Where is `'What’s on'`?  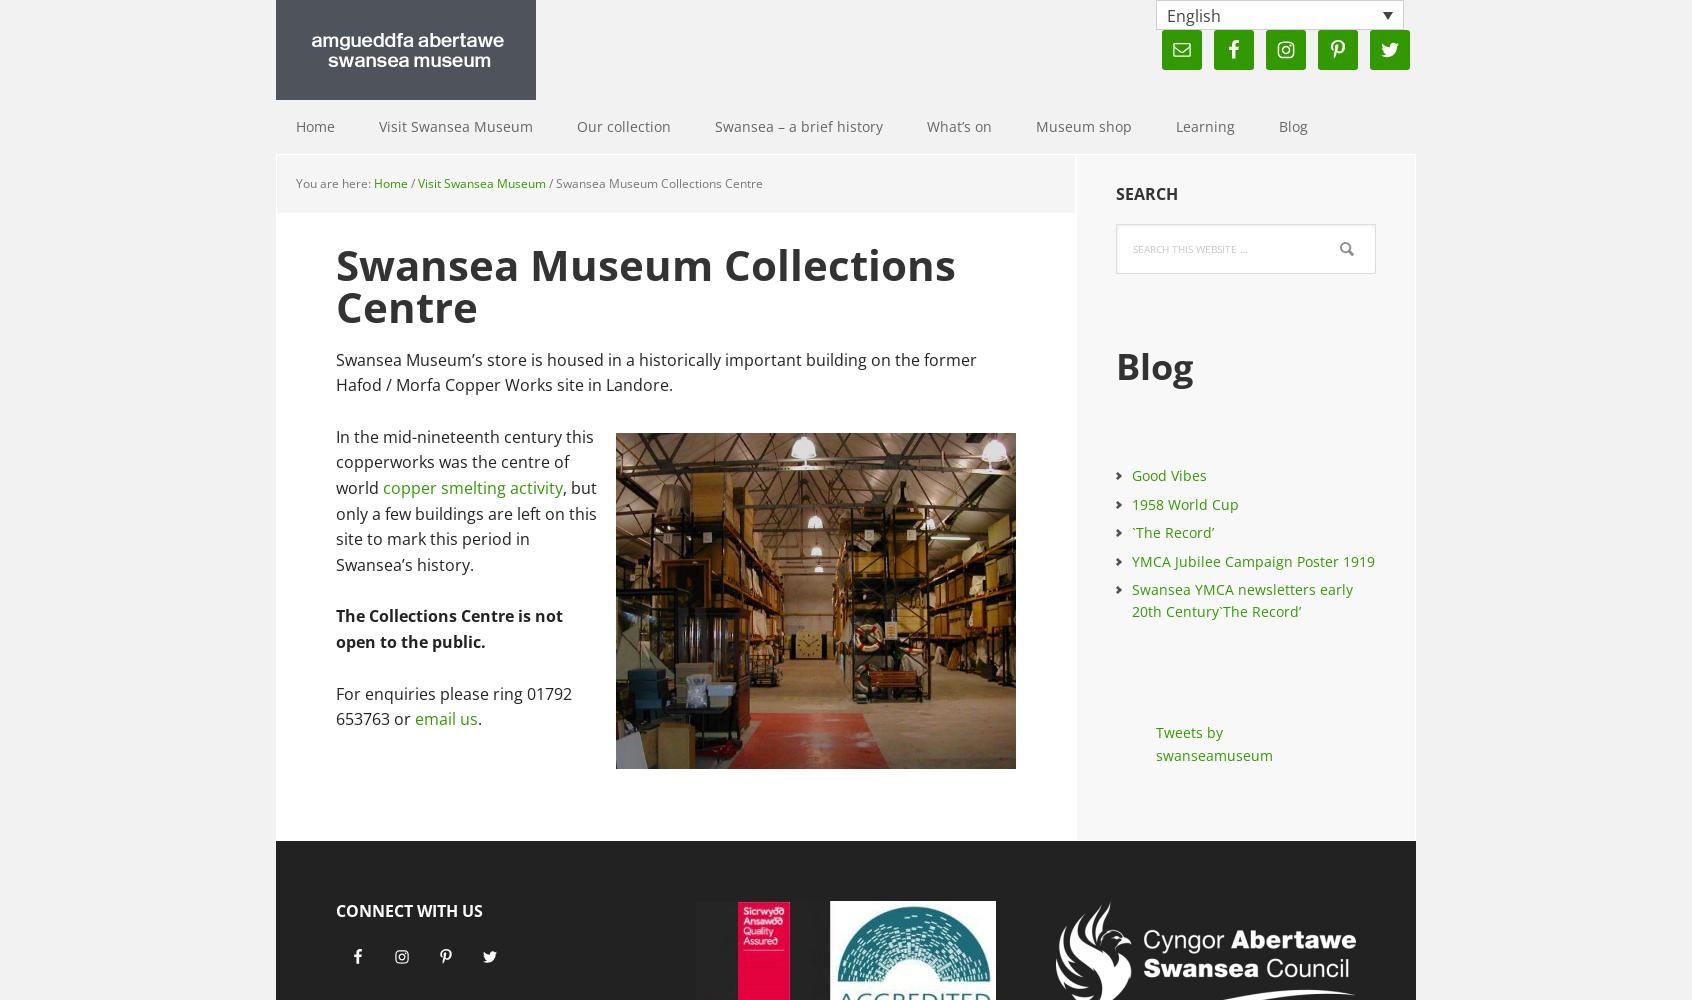
'What’s on' is located at coordinates (959, 126).